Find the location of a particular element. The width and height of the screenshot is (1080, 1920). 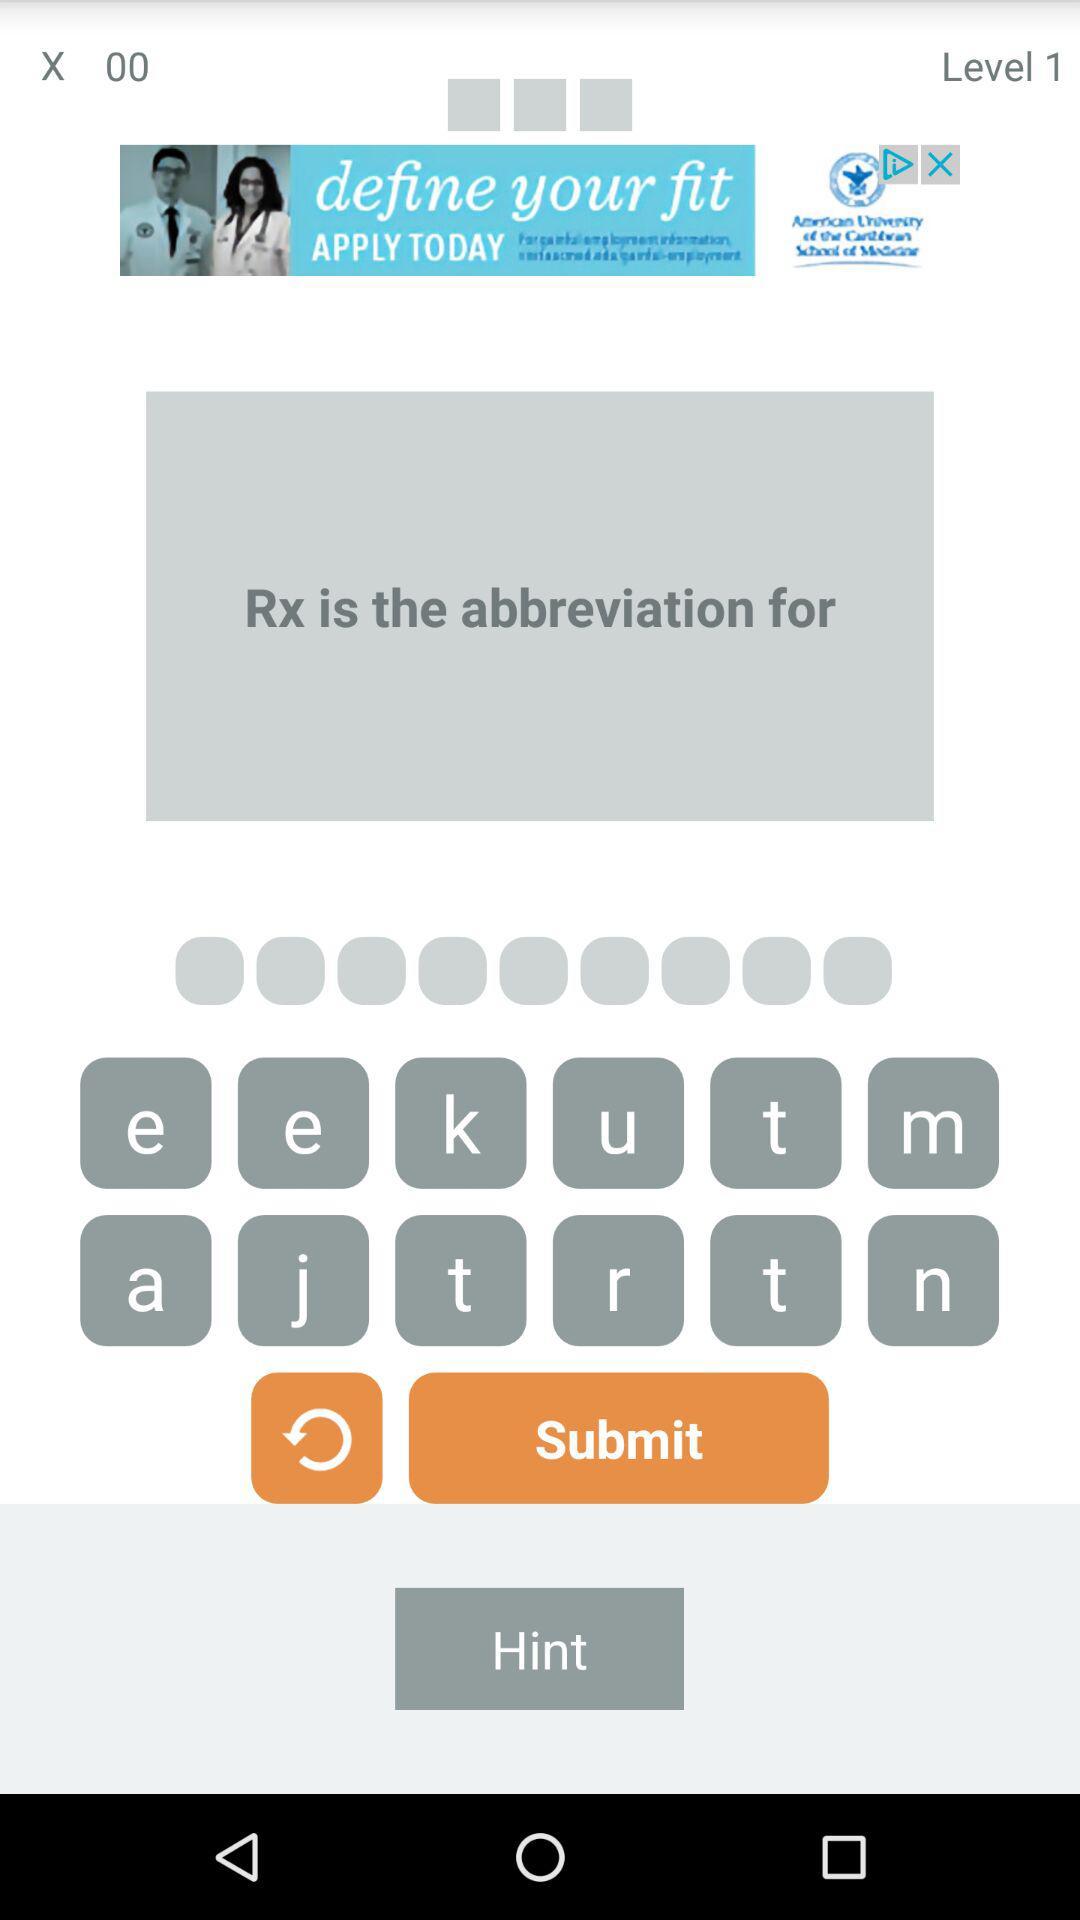

erase the previous letter is located at coordinates (315, 1437).